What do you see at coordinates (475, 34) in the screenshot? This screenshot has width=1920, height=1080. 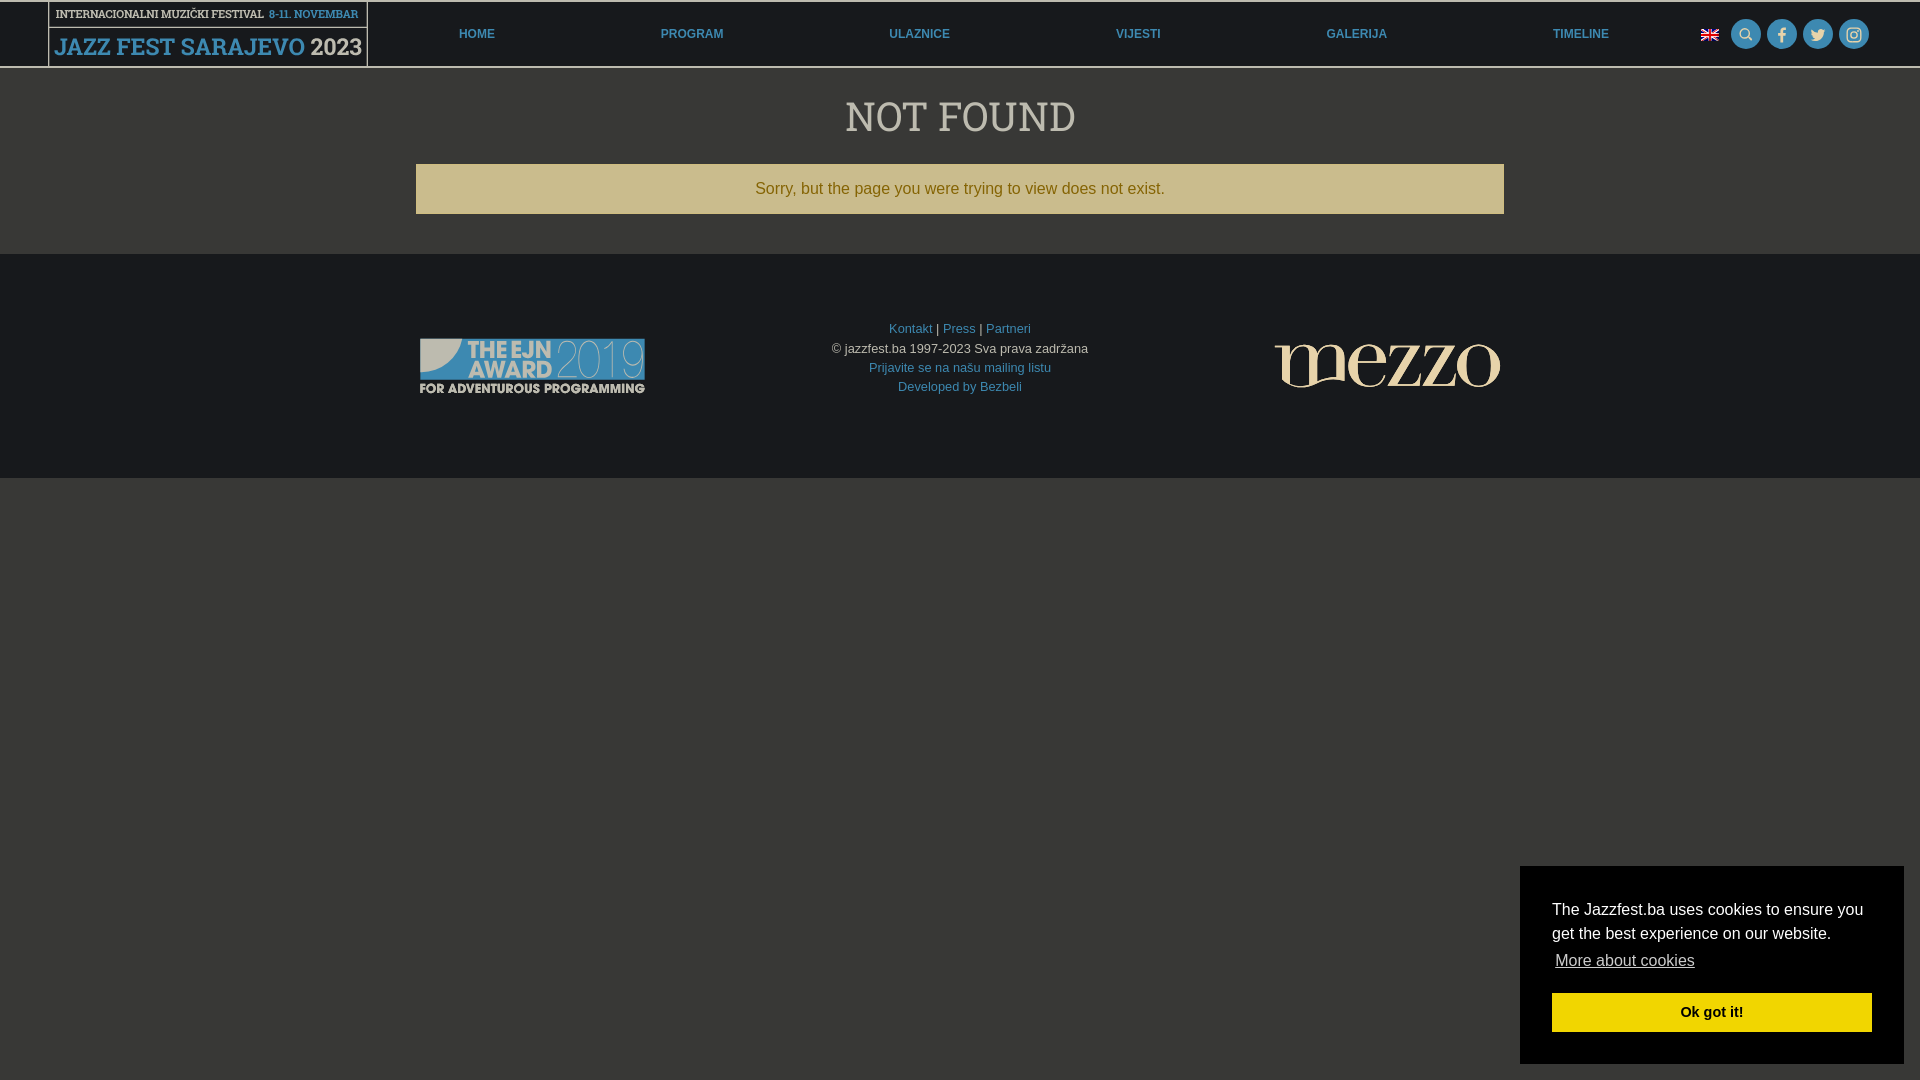 I see `'HOME'` at bounding box center [475, 34].